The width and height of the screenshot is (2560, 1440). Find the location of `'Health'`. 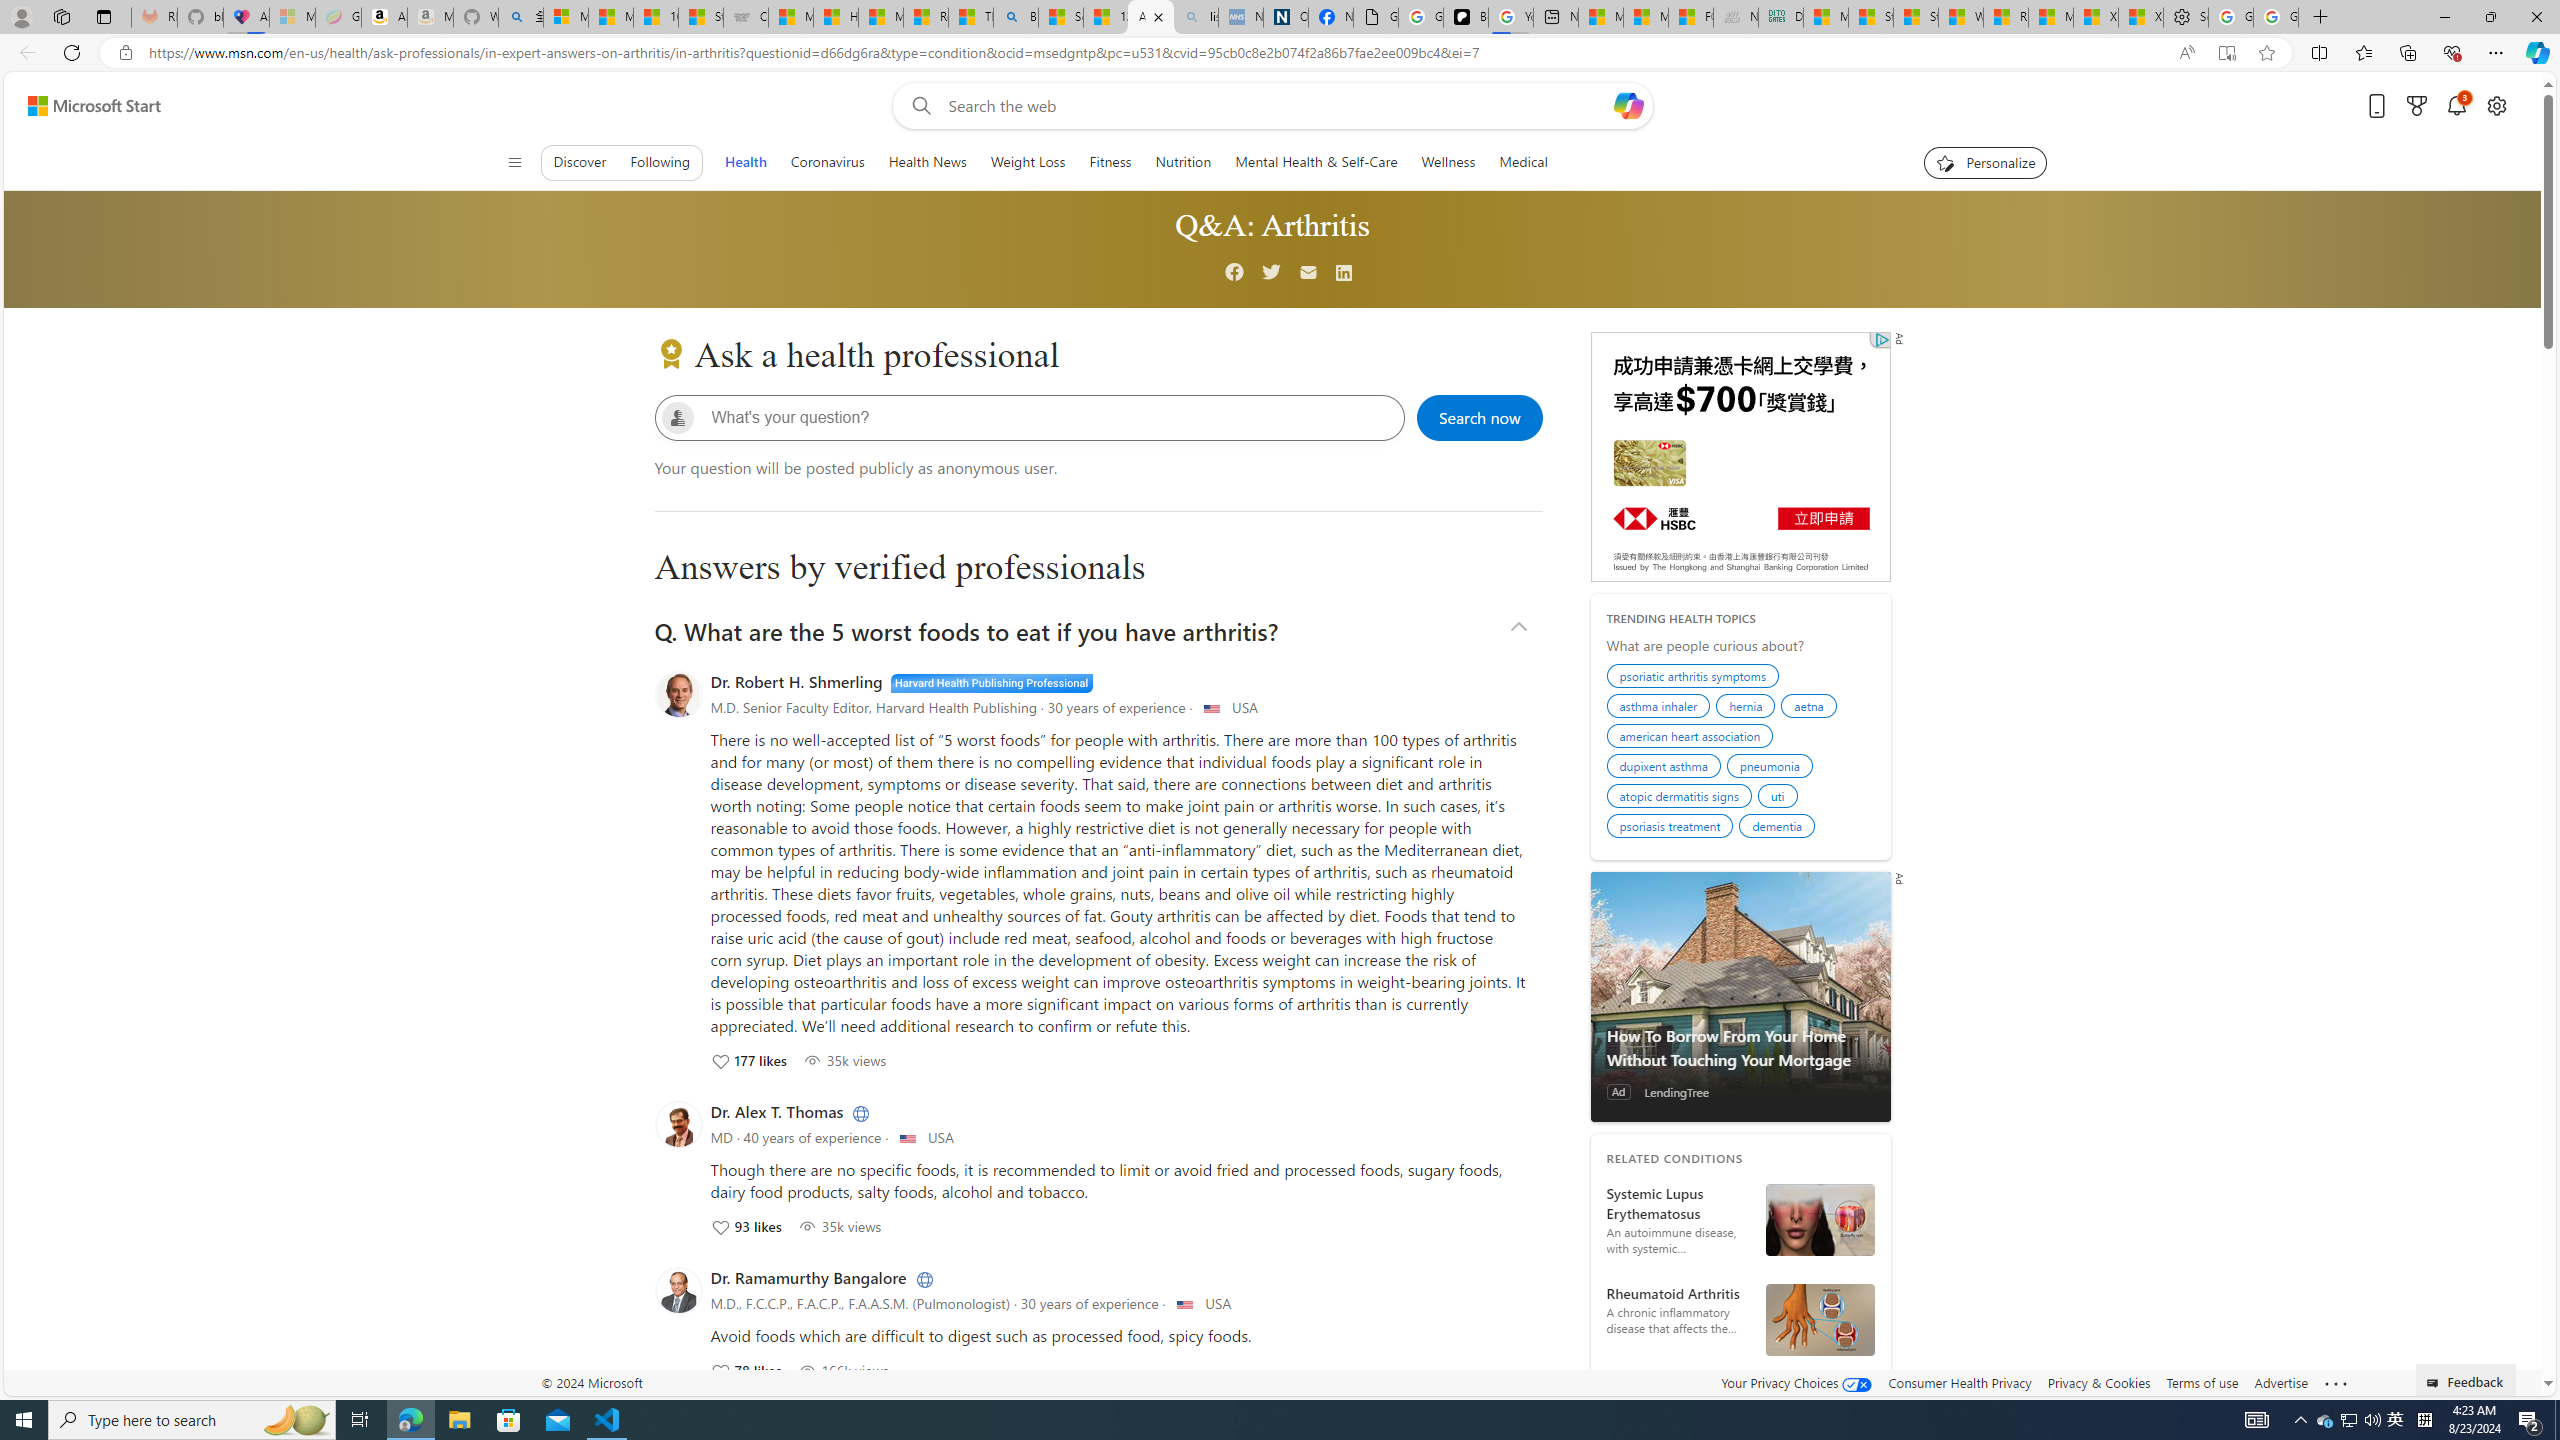

'Health' is located at coordinates (743, 161).